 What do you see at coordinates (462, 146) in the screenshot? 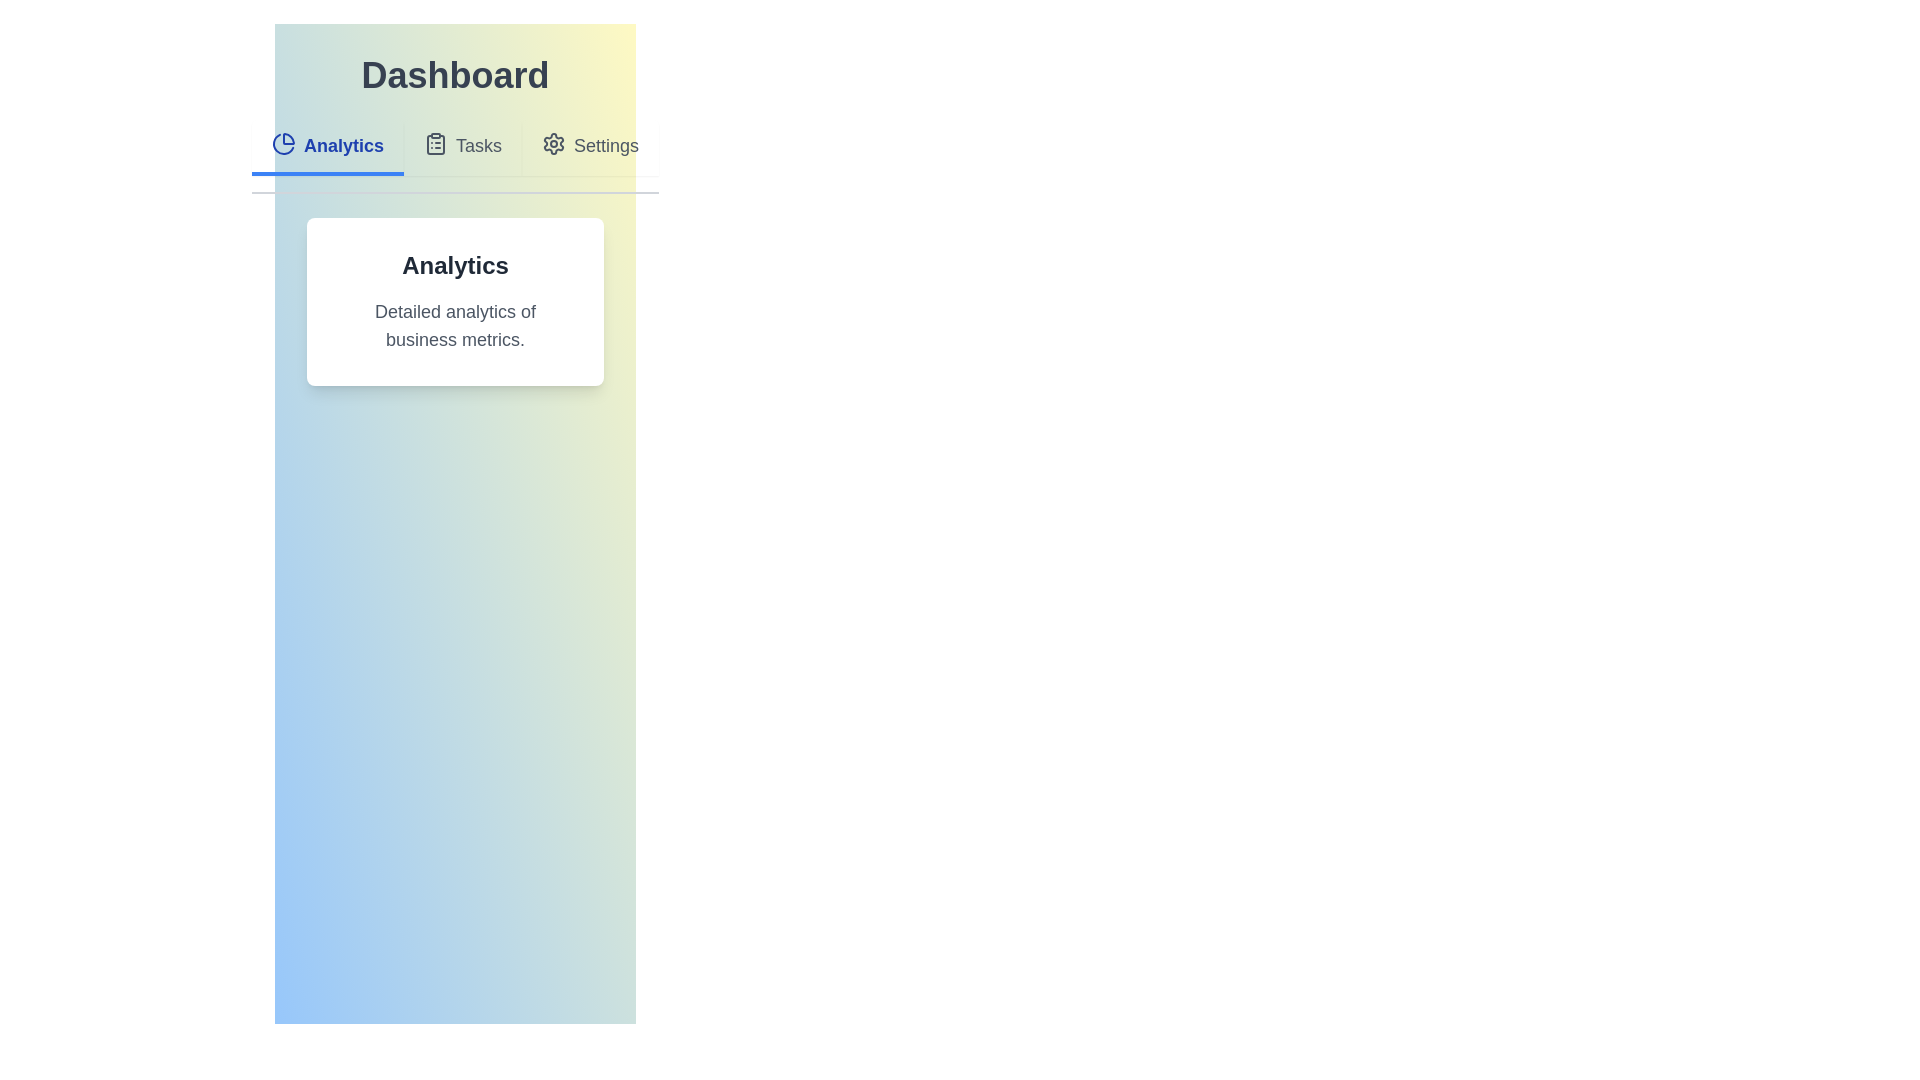
I see `the Tasks tab to view its content` at bounding box center [462, 146].